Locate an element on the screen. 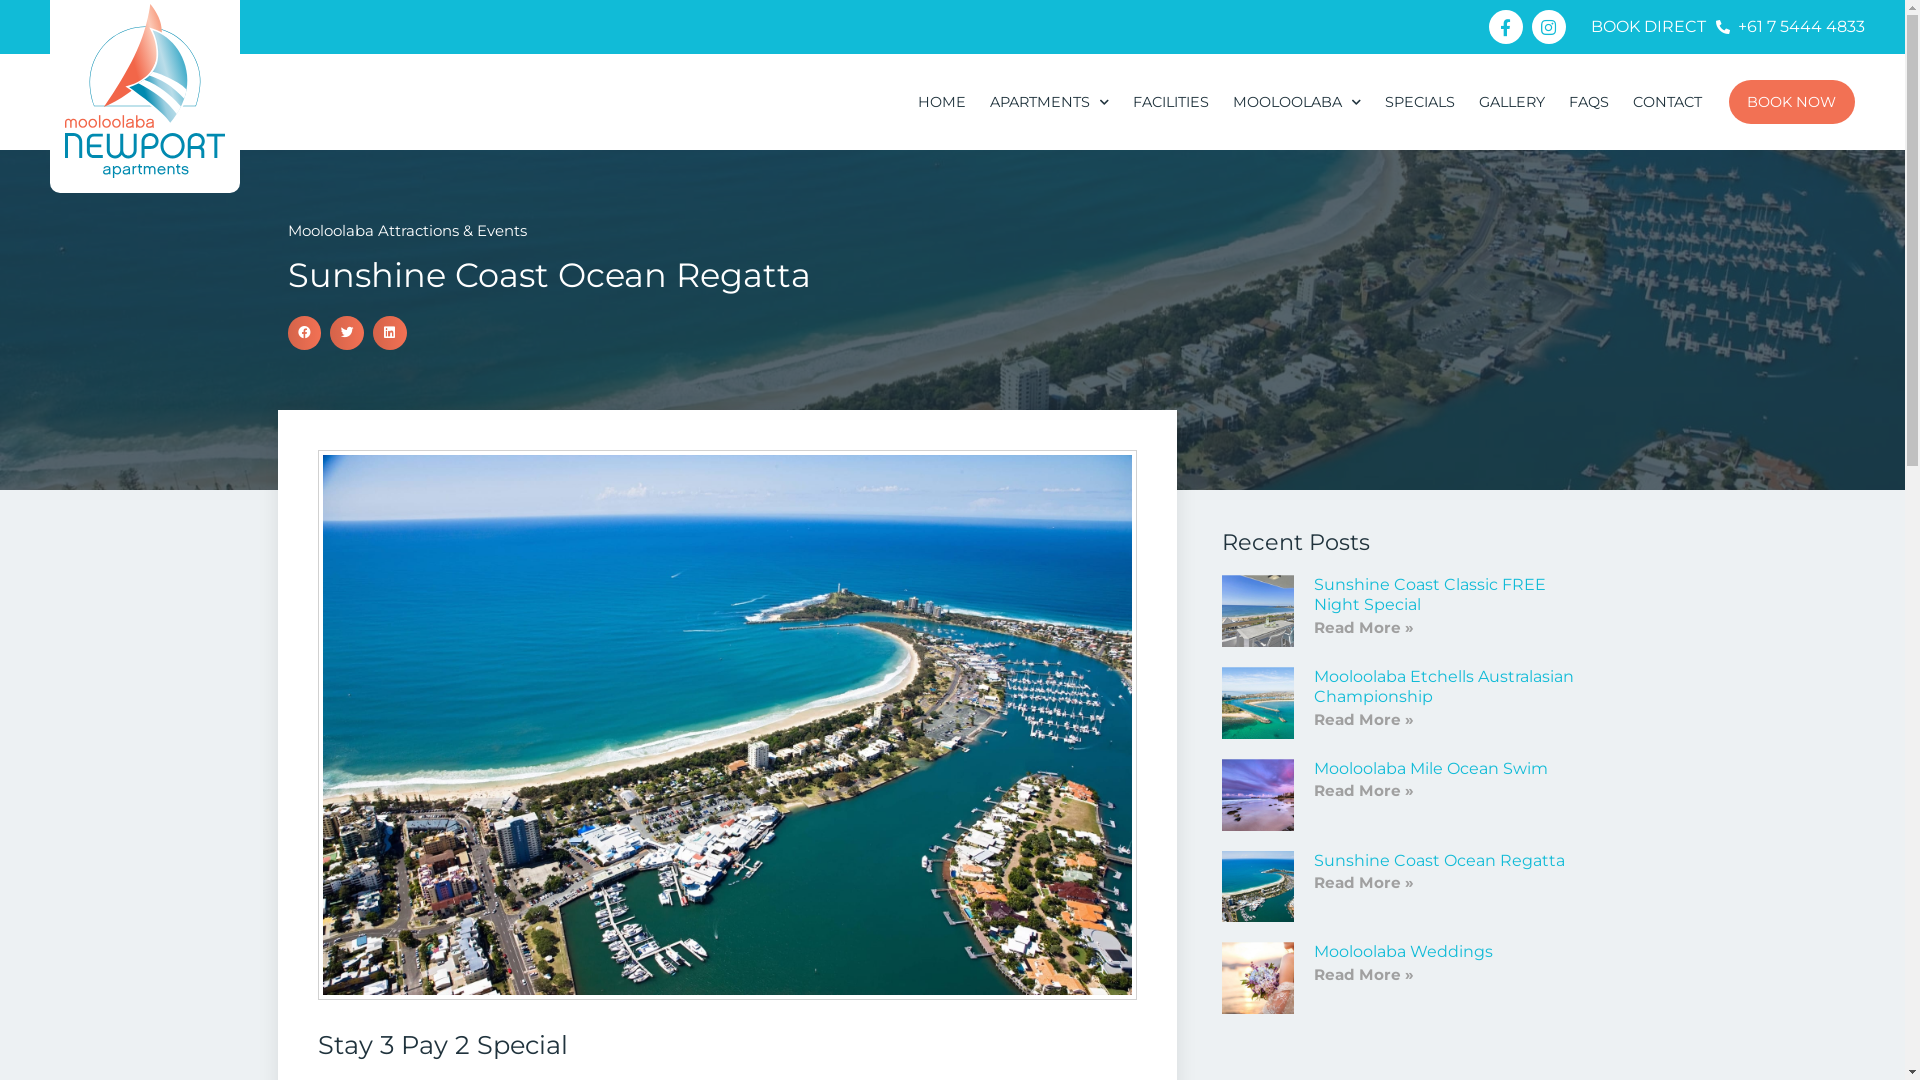 The height and width of the screenshot is (1080, 1920). 'Mooloolaba Attractions & Events' is located at coordinates (406, 229).